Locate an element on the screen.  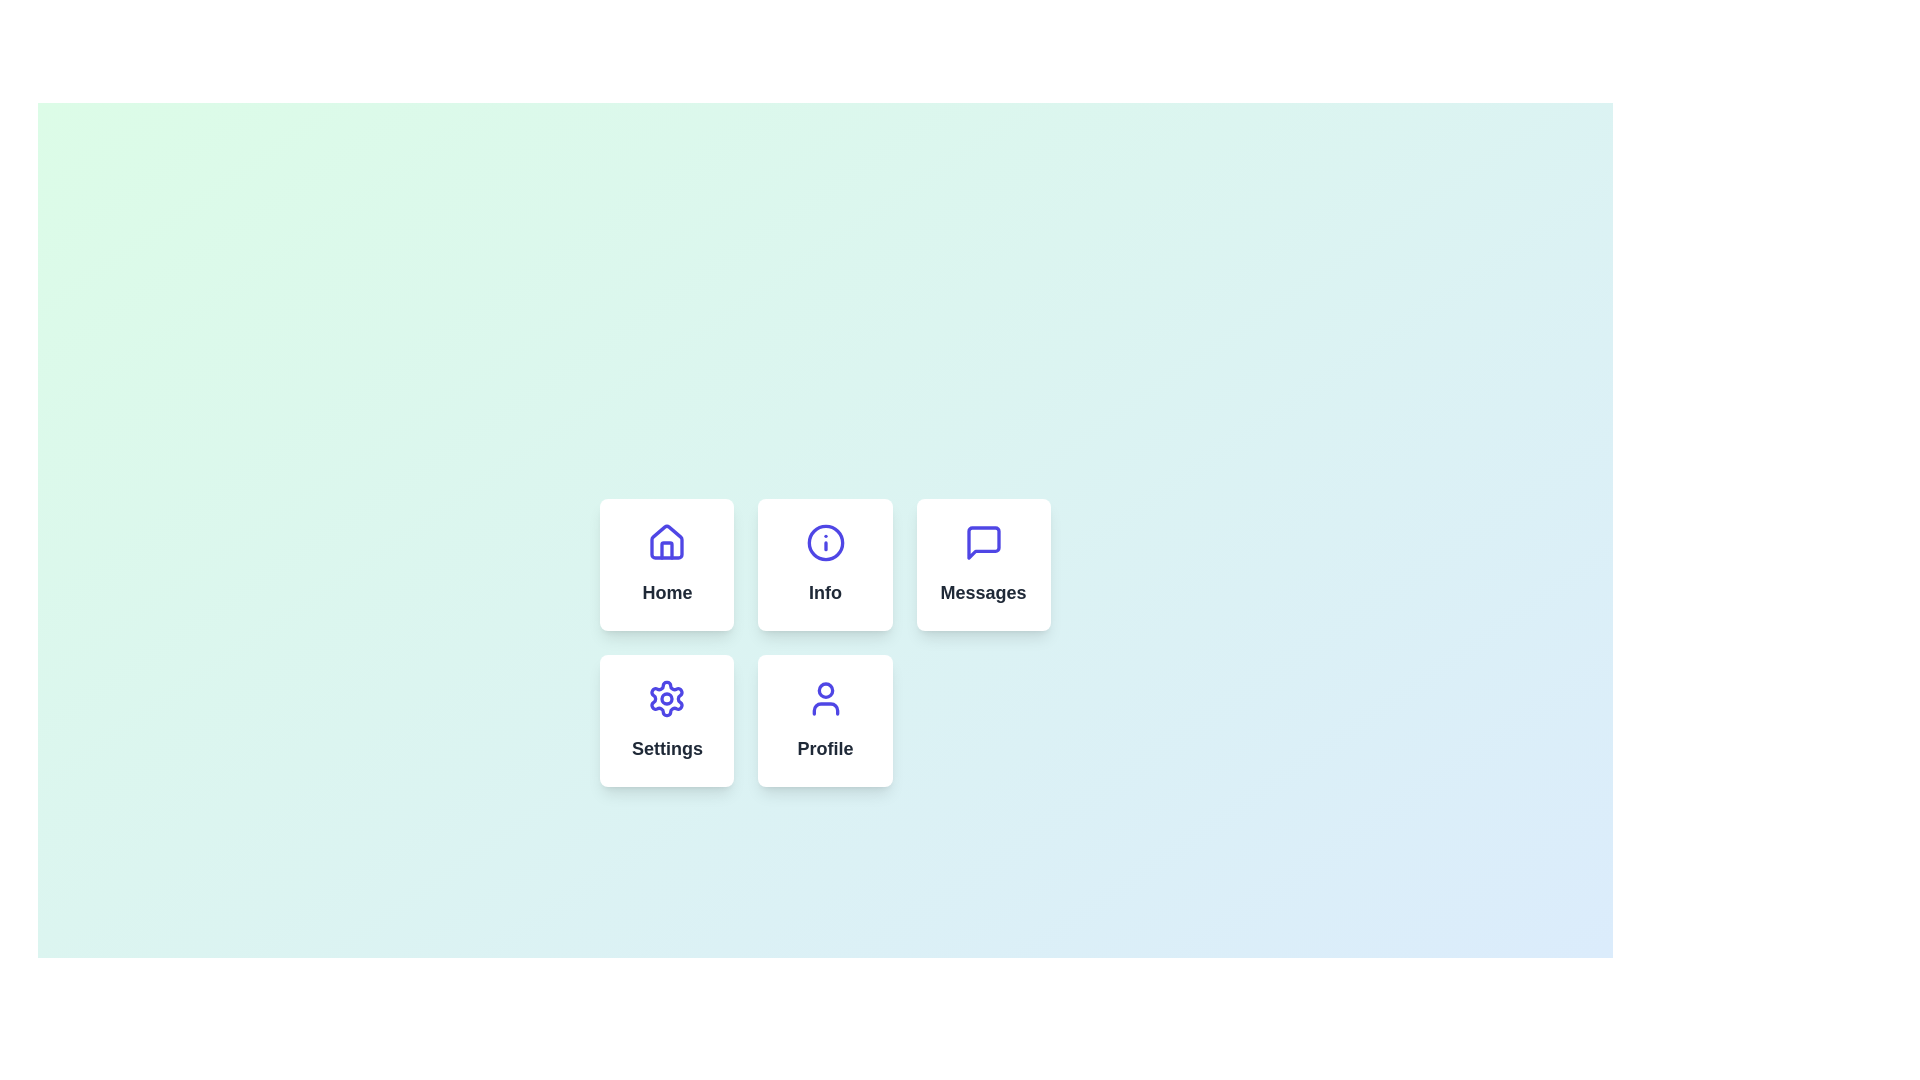
the 'Profile' icon located in the bottom row of the 3x2 grid layout, centered within its card is located at coordinates (825, 697).